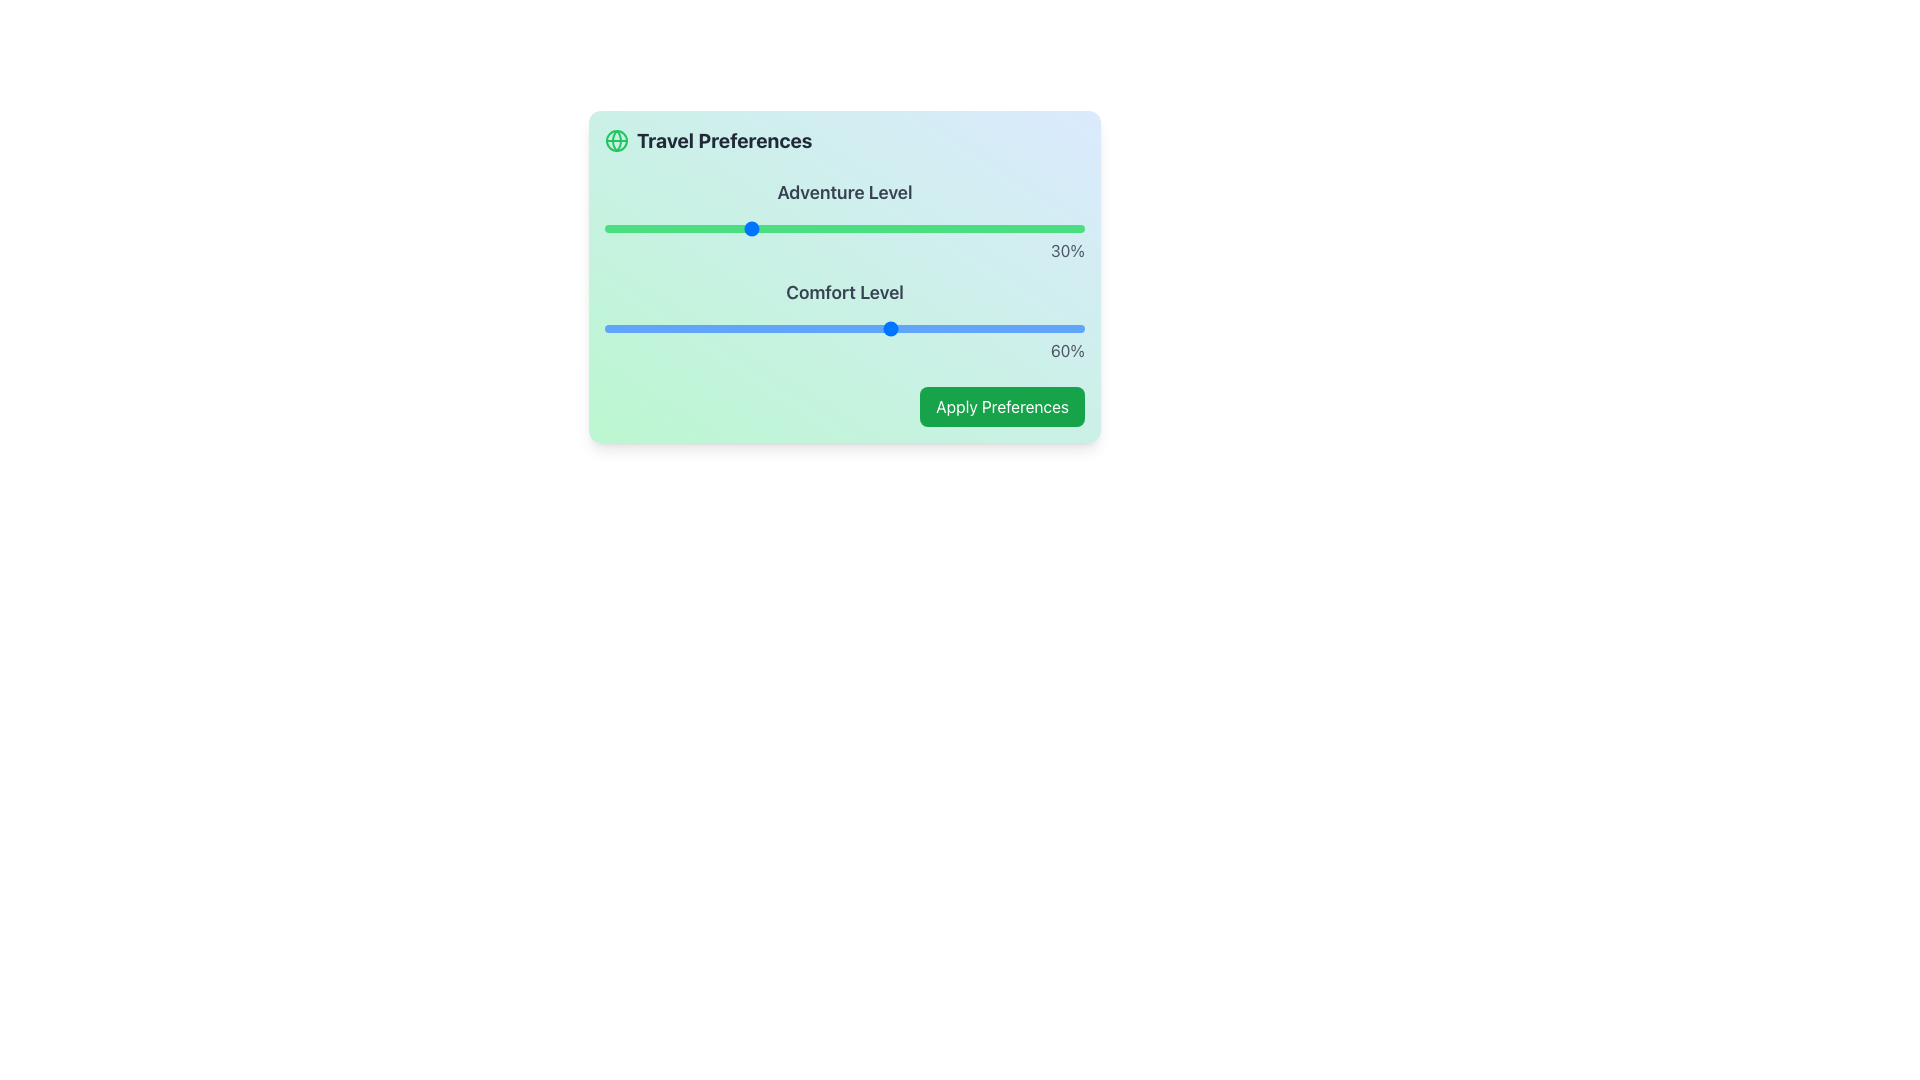  What do you see at coordinates (844, 319) in the screenshot?
I see `percentage value displayed on the 'Comfort Level' slider, which shows '60%' to understand the current comfort level setting` at bounding box center [844, 319].